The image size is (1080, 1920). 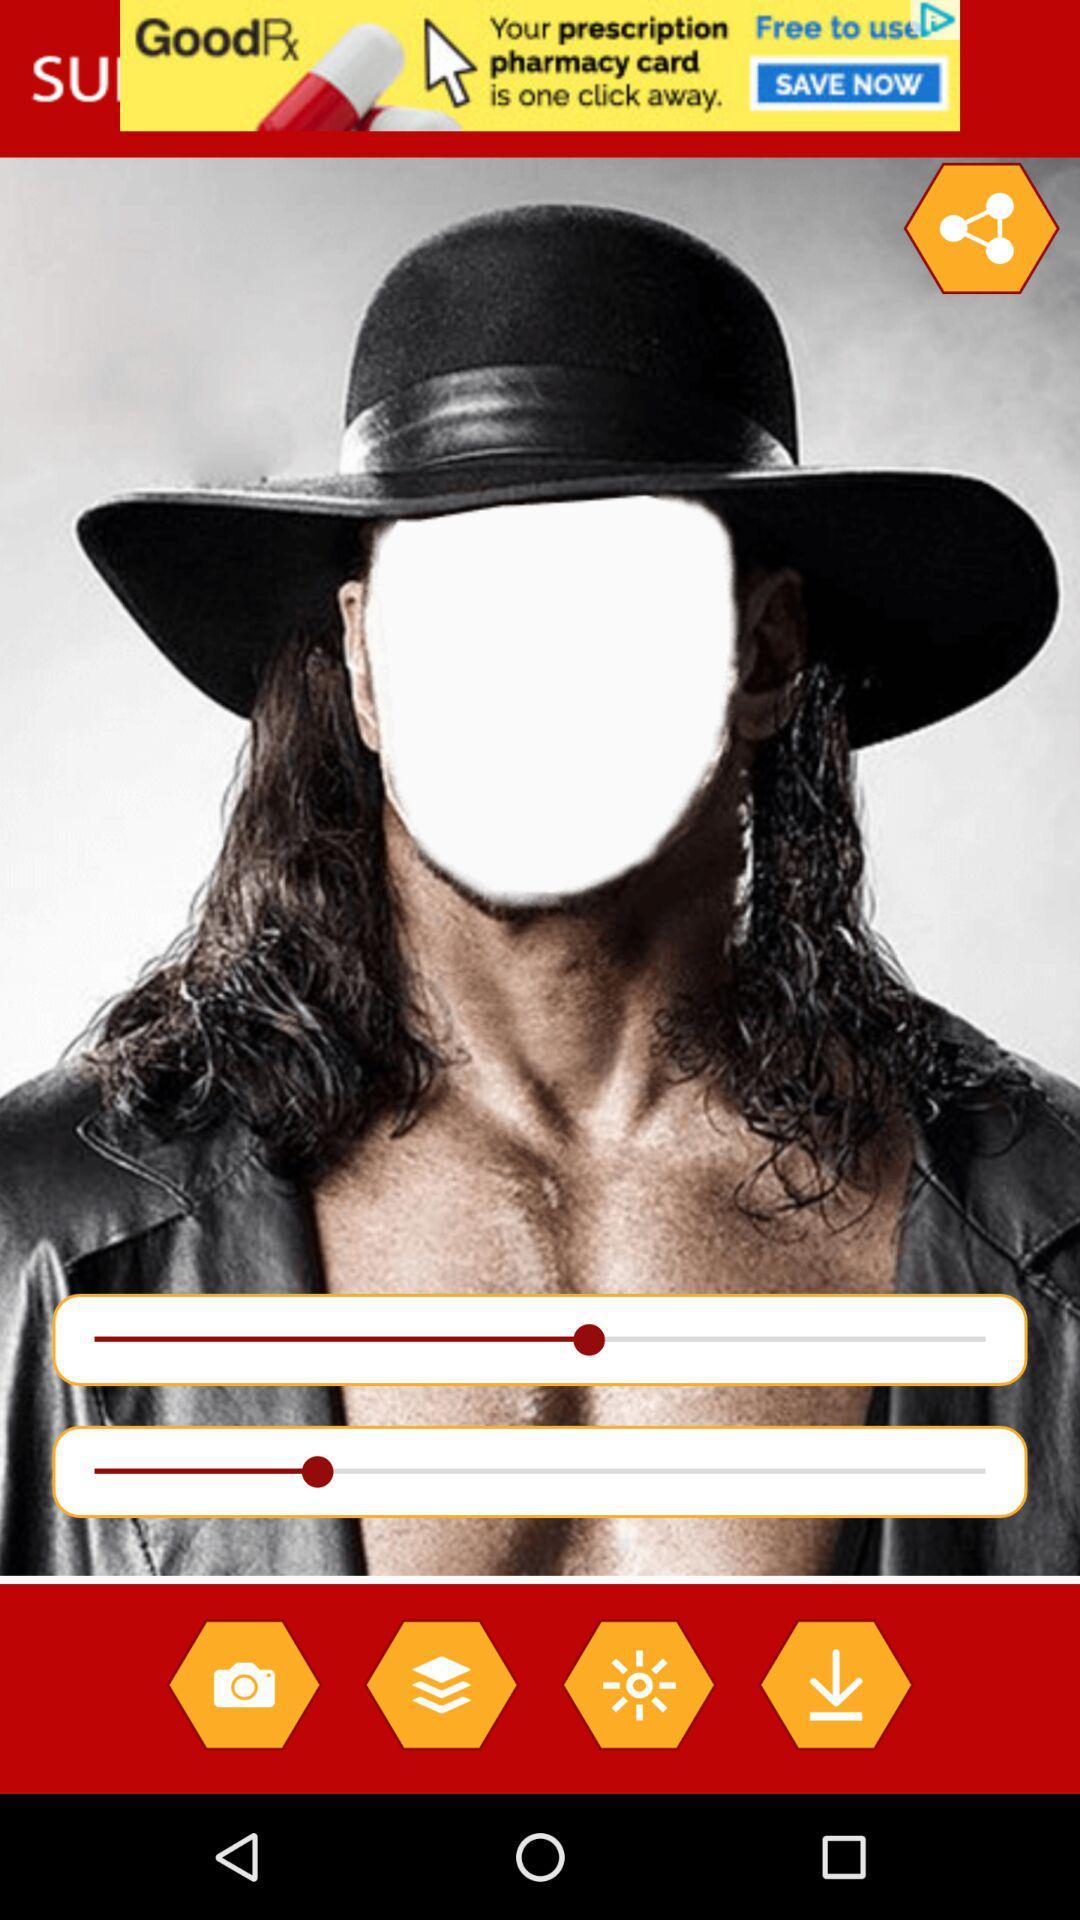 I want to click on make photo, so click(x=243, y=1683).